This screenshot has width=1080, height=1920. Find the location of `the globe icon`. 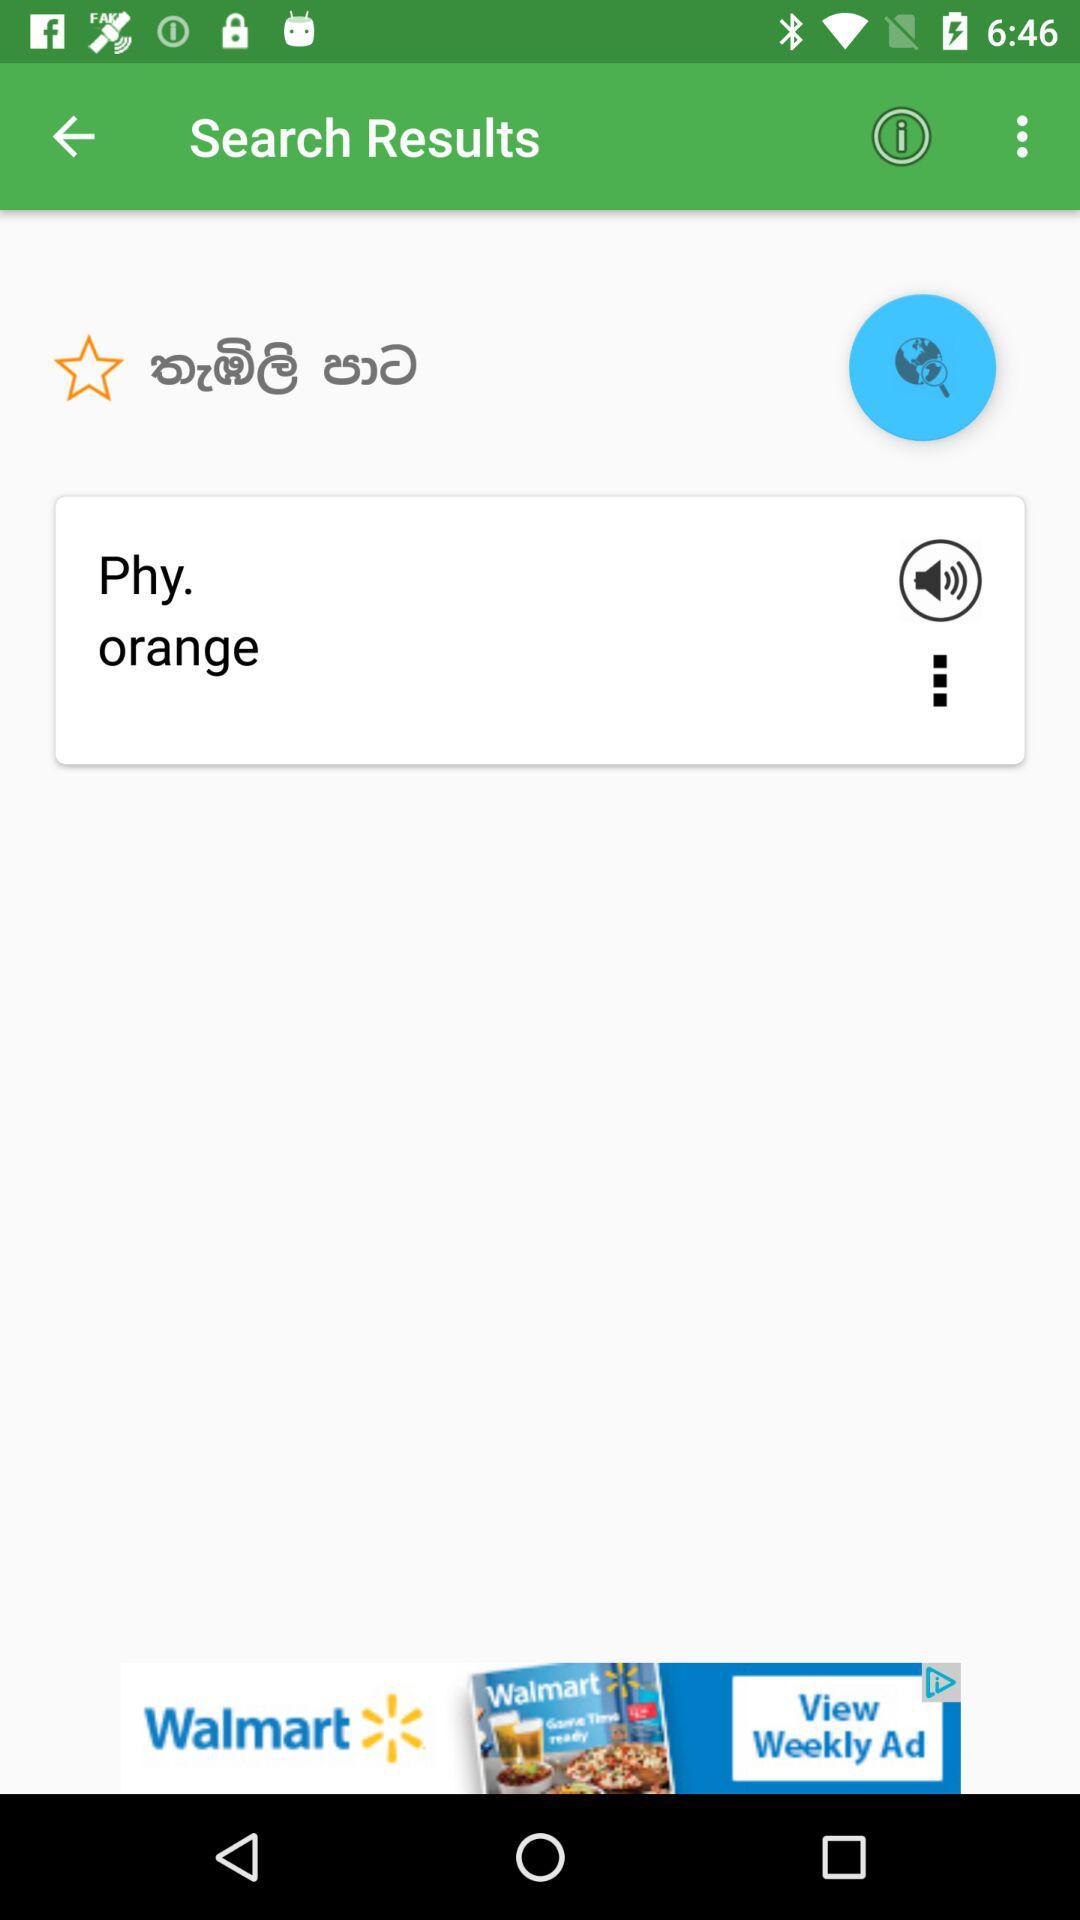

the globe icon is located at coordinates (922, 367).